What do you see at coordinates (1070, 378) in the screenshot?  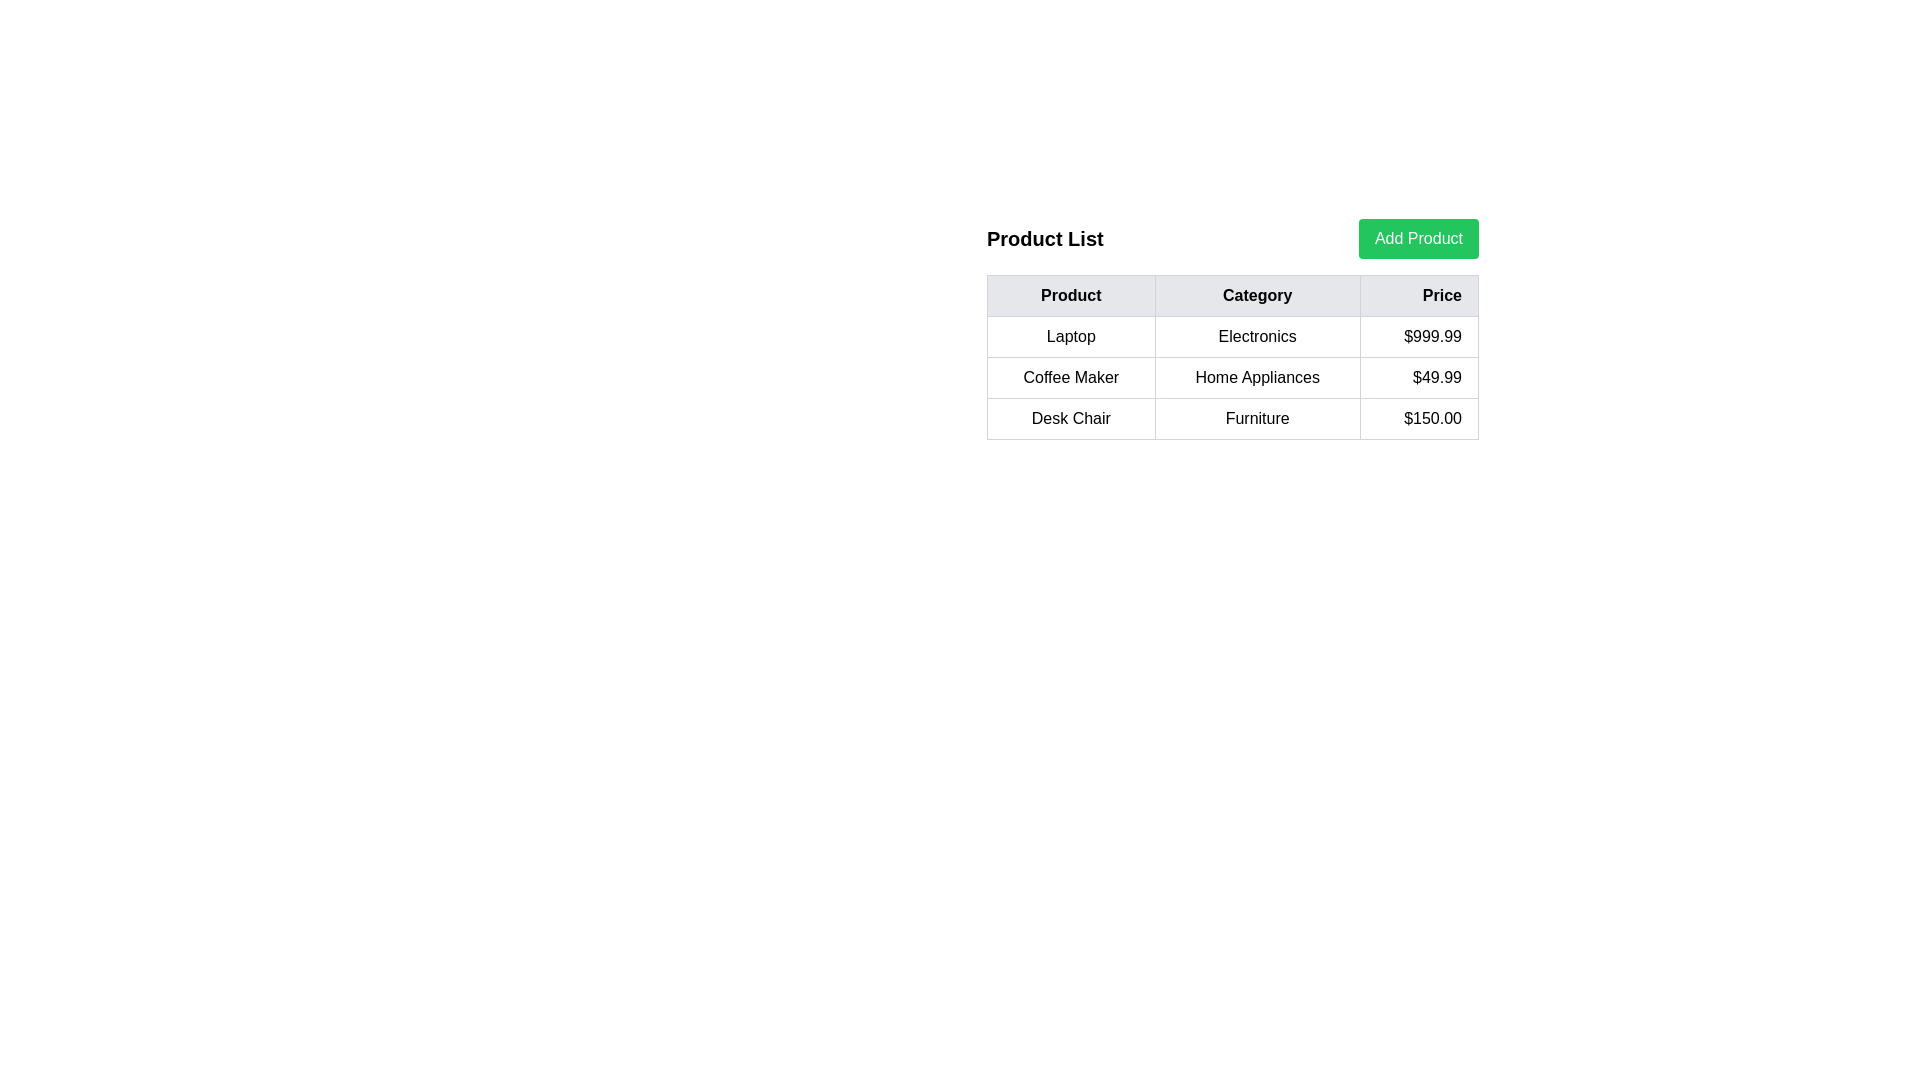 I see `text label identifying the product named 'Coffee Maker' located in the second row of the 'Product' column in the table` at bounding box center [1070, 378].